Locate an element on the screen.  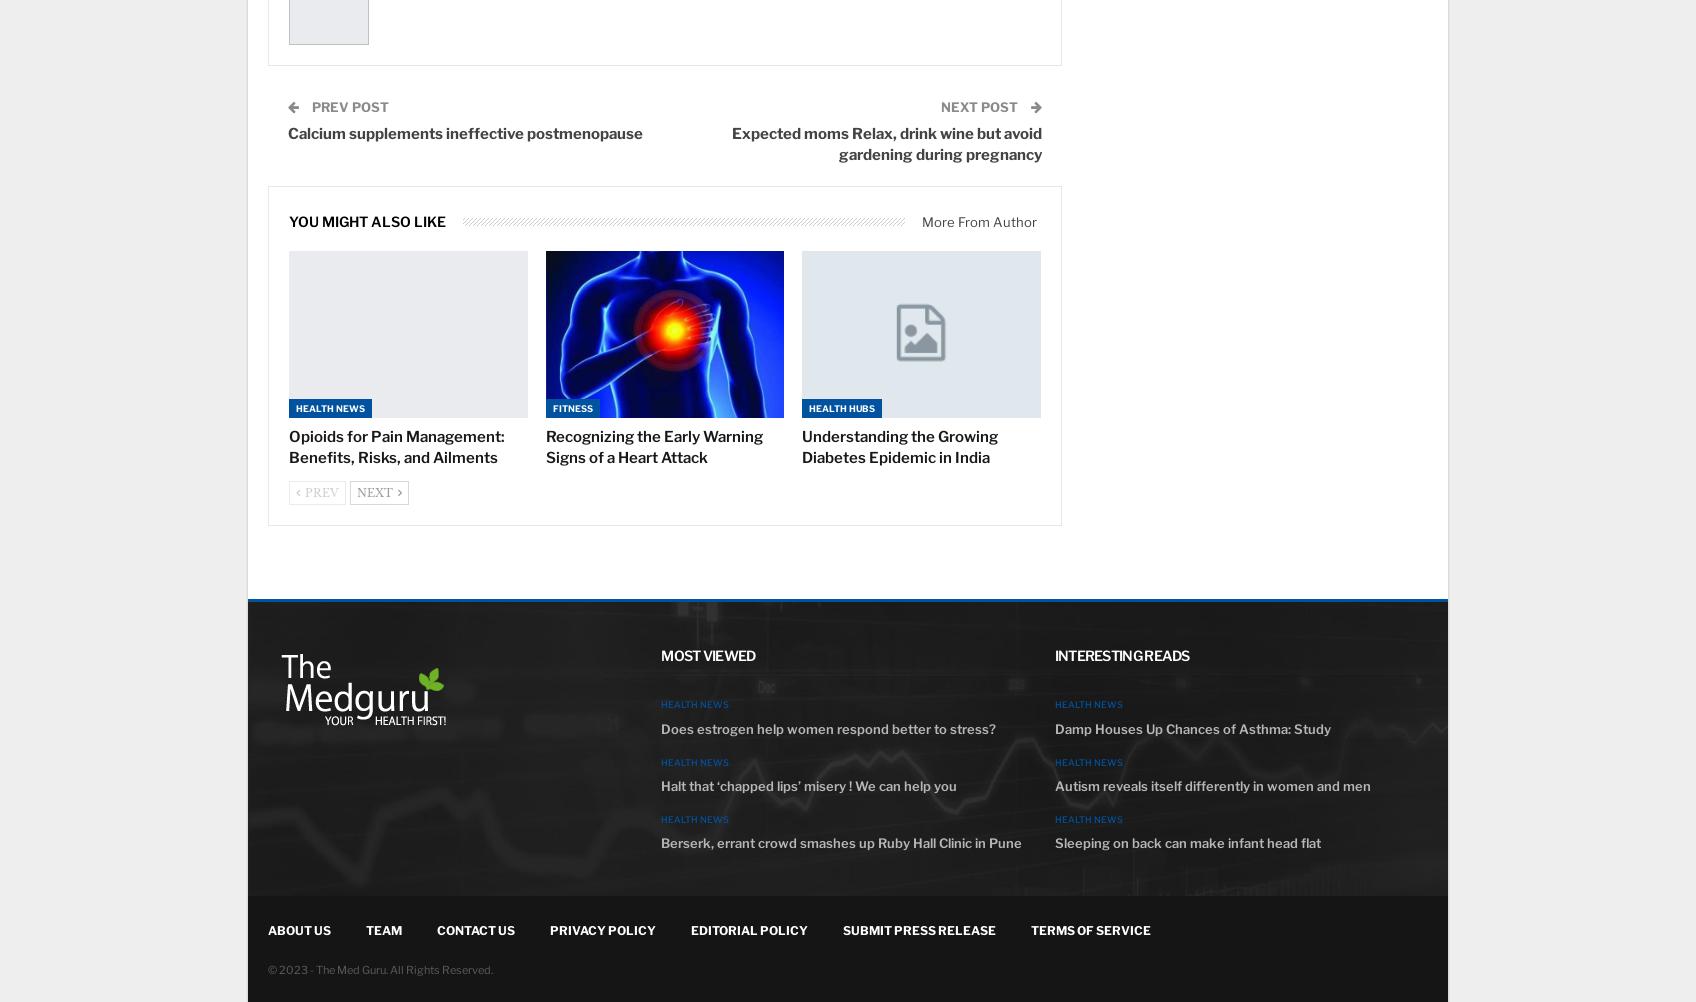
'Interesting reads' is located at coordinates (1120, 654).